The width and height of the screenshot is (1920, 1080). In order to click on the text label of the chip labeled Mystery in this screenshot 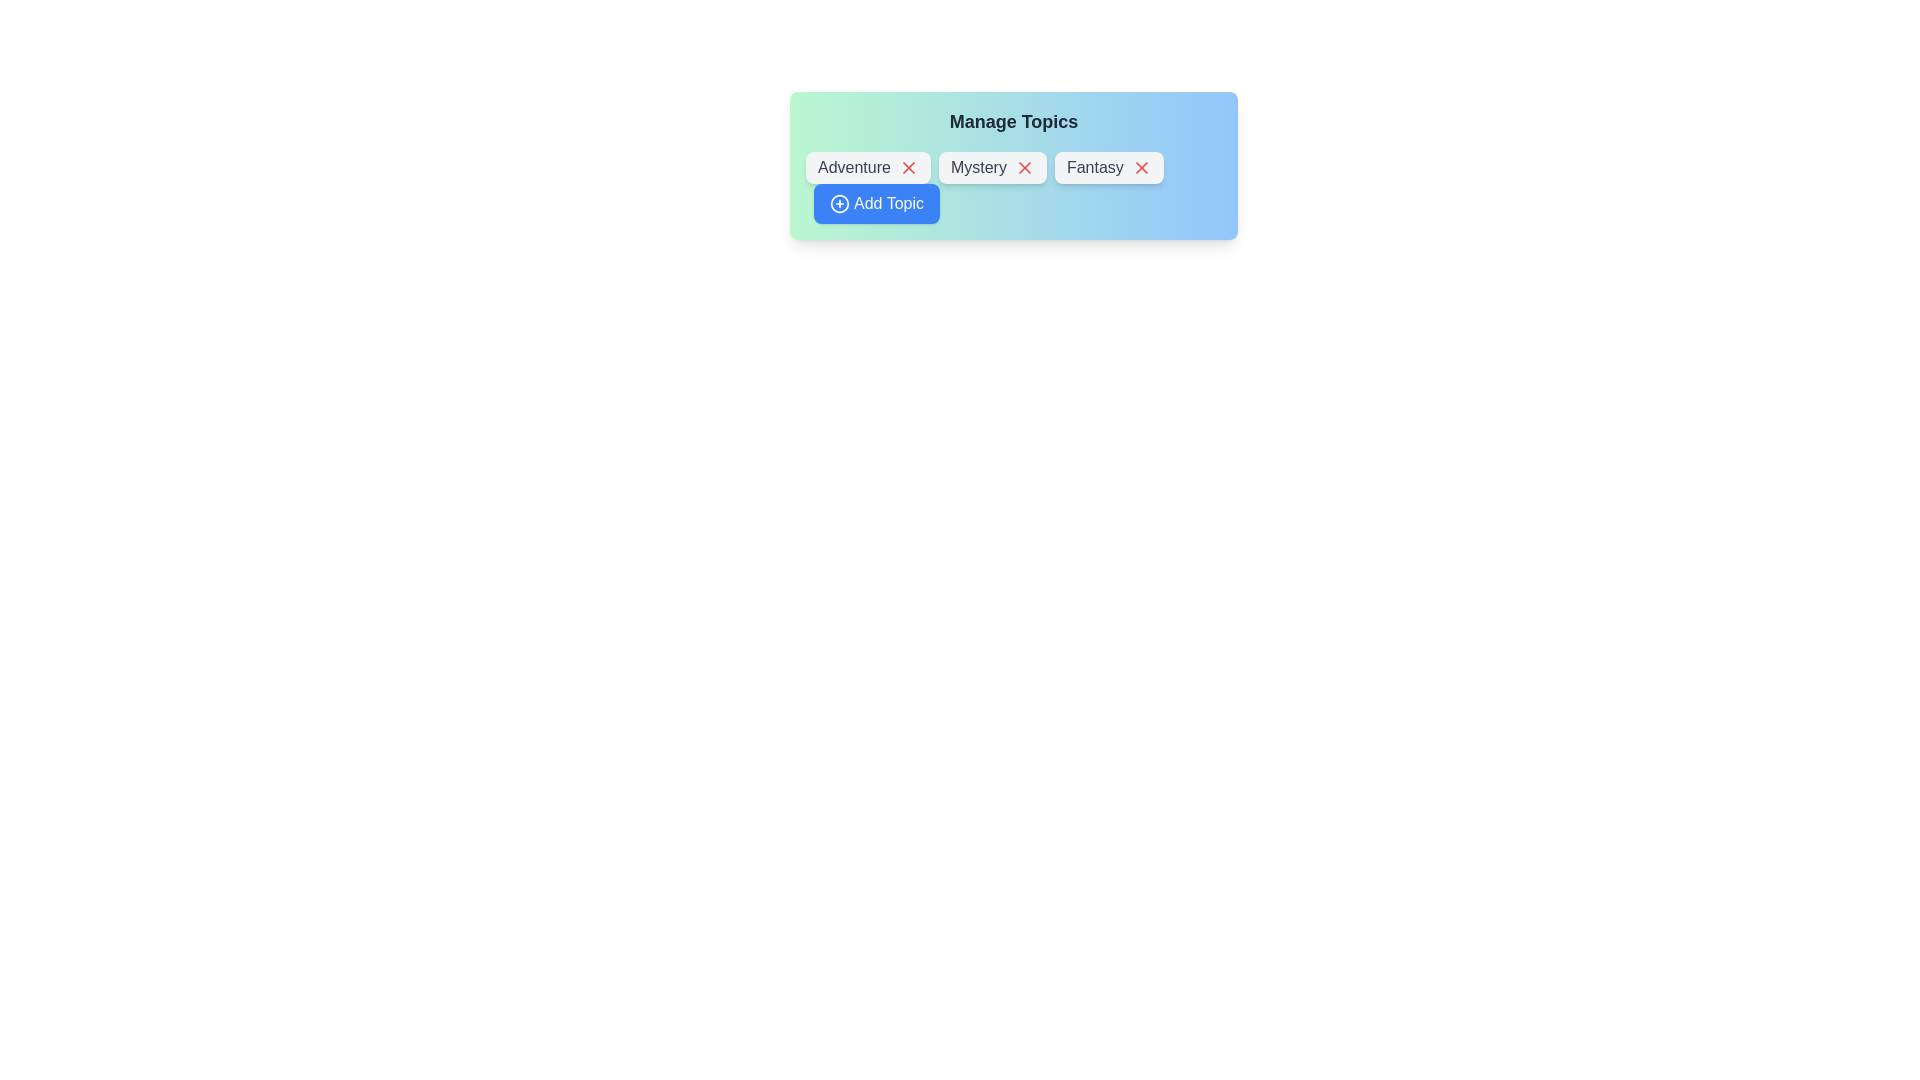, I will do `click(993, 167)`.